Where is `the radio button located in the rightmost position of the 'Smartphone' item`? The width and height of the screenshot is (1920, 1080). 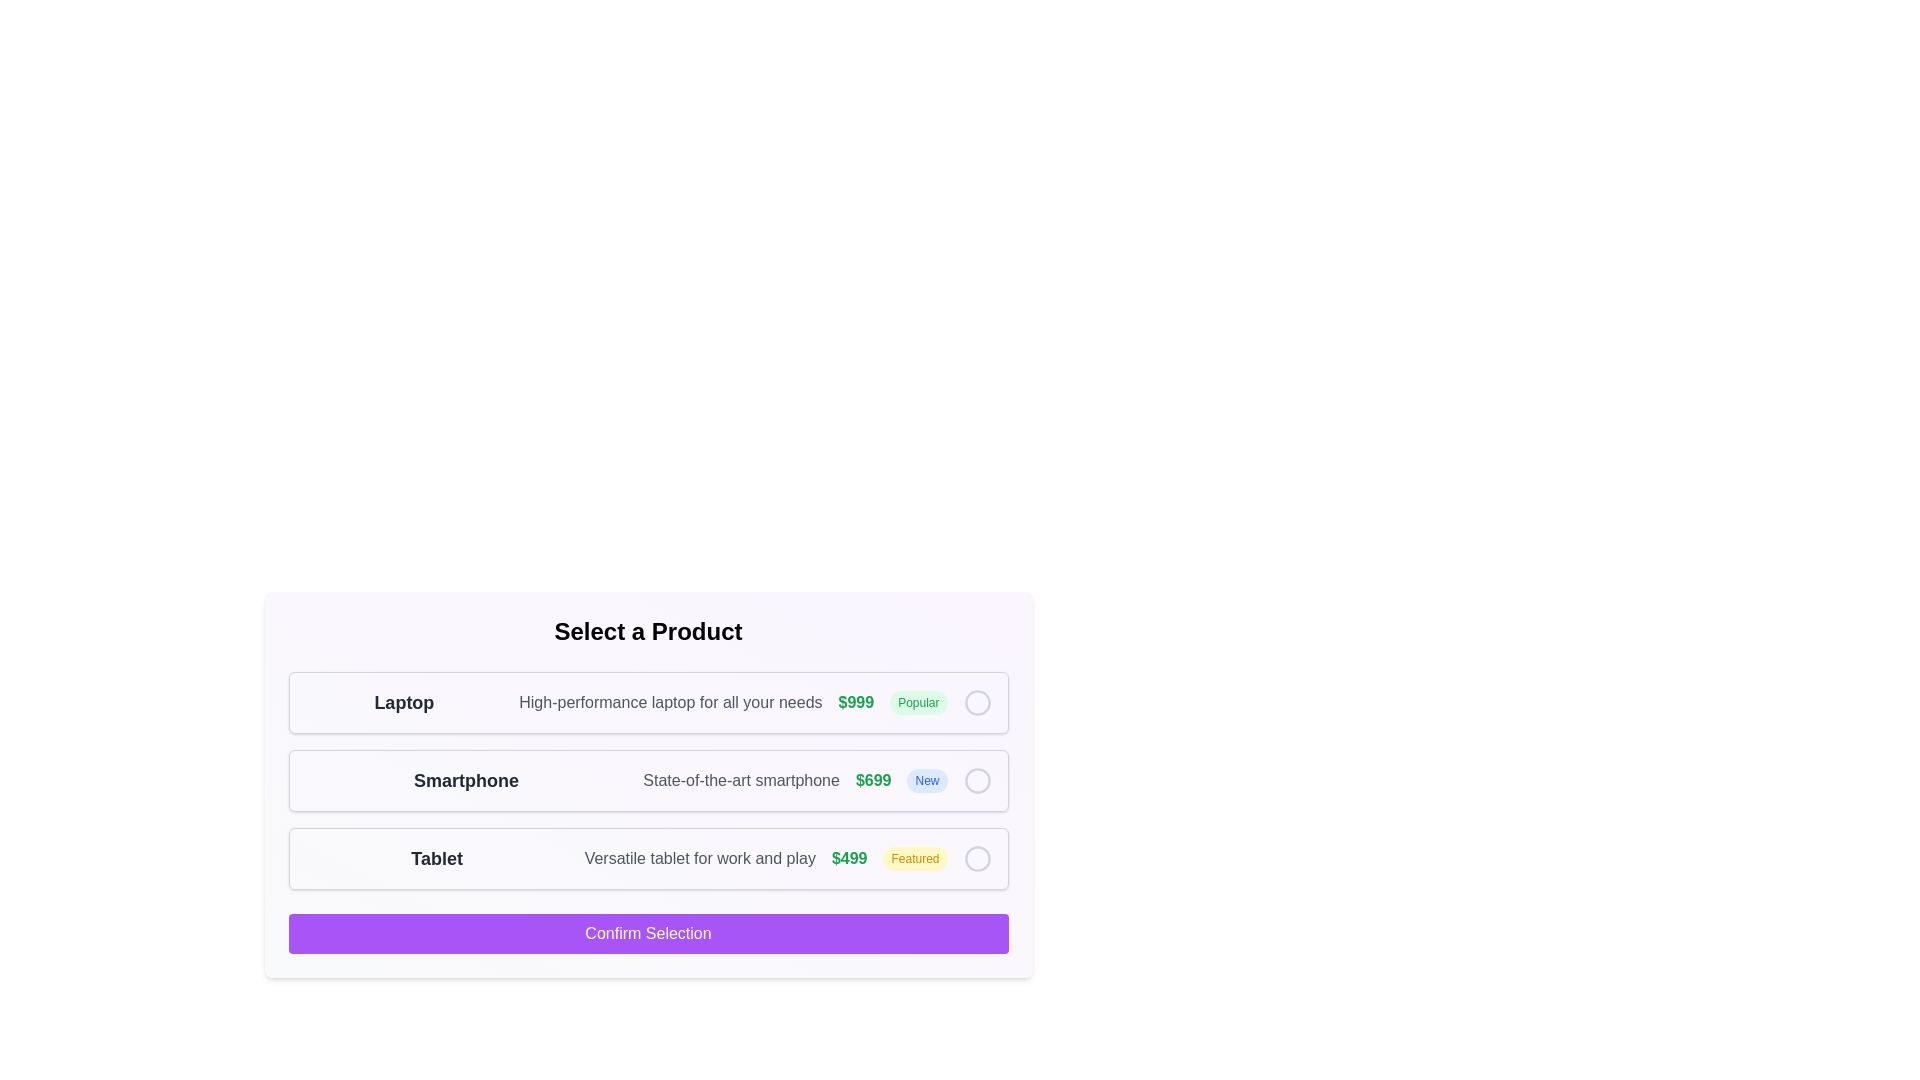 the radio button located in the rightmost position of the 'Smartphone' item is located at coordinates (977, 779).